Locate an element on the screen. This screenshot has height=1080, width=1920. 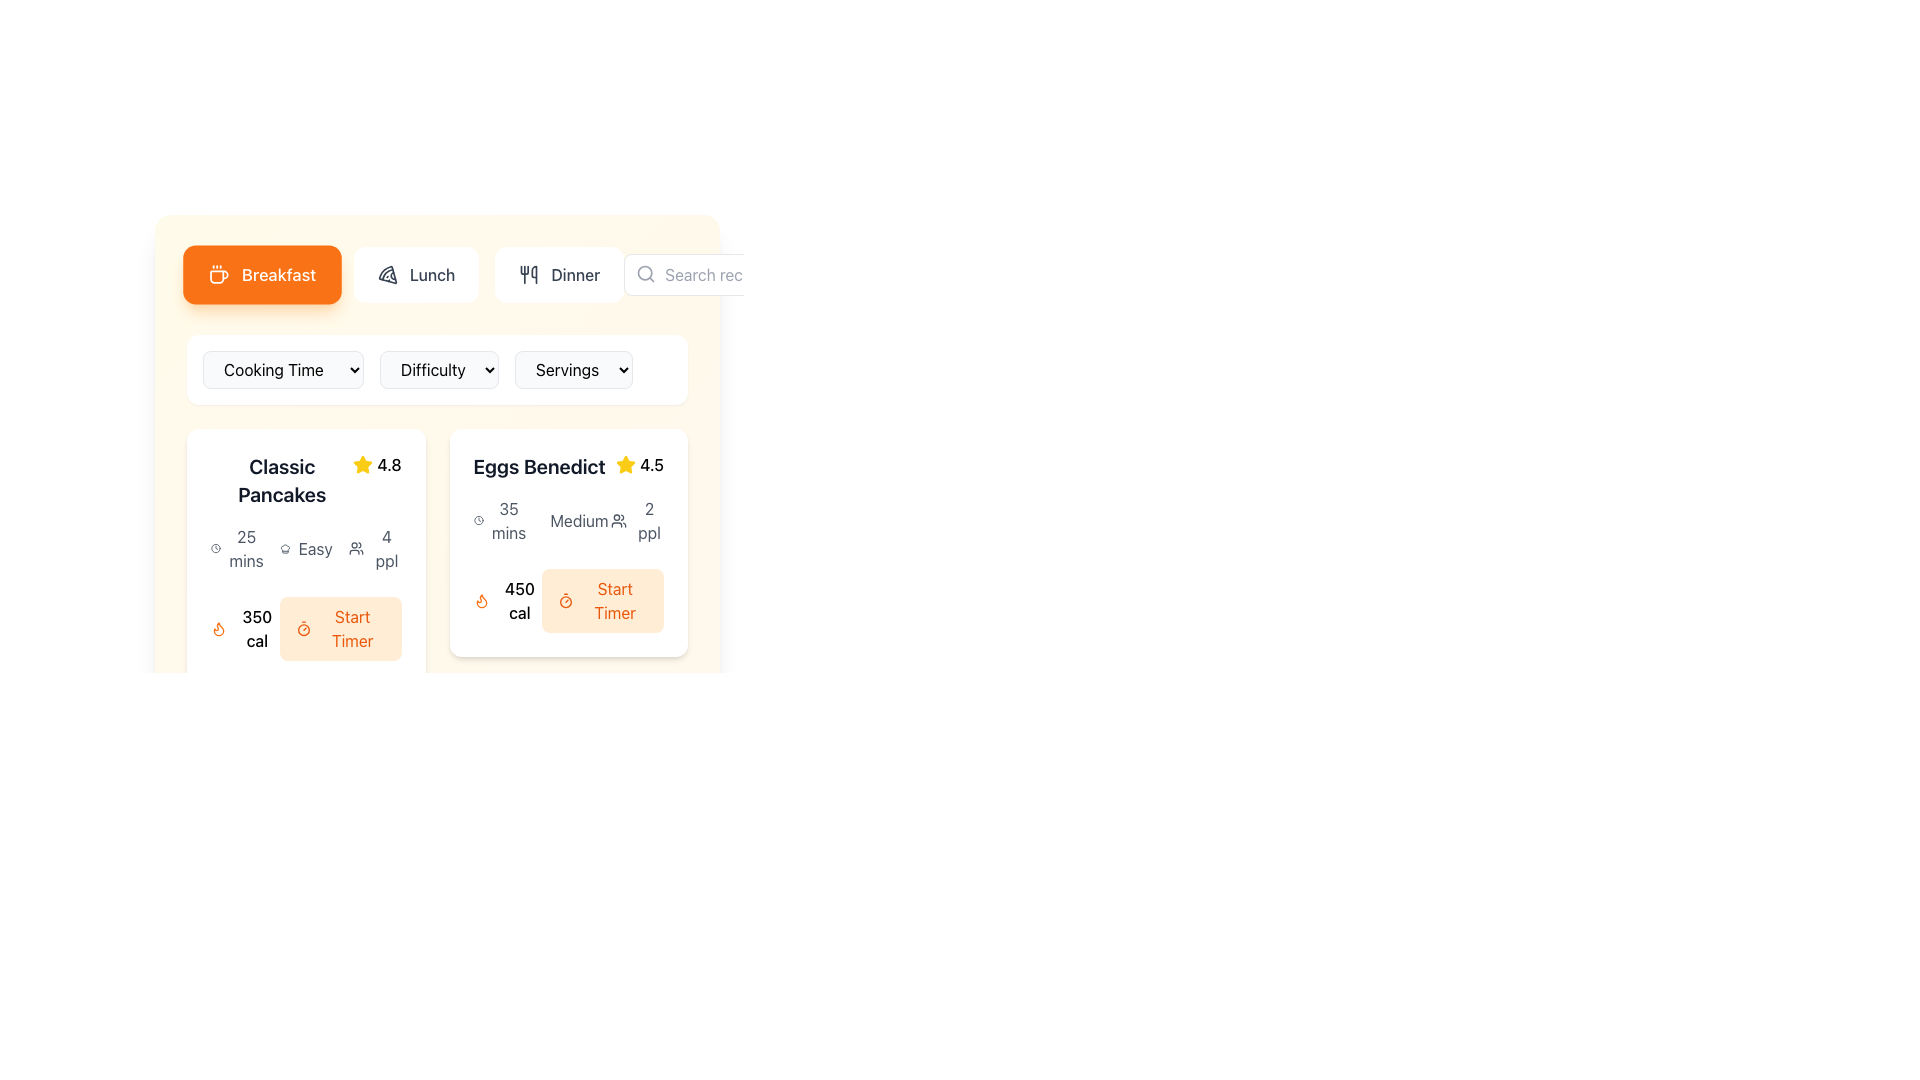
the difficulty level text label located in the 'difficulty' section of the 'Classic Pancakes' card, which indicates the recipe's complexity is located at coordinates (314, 548).